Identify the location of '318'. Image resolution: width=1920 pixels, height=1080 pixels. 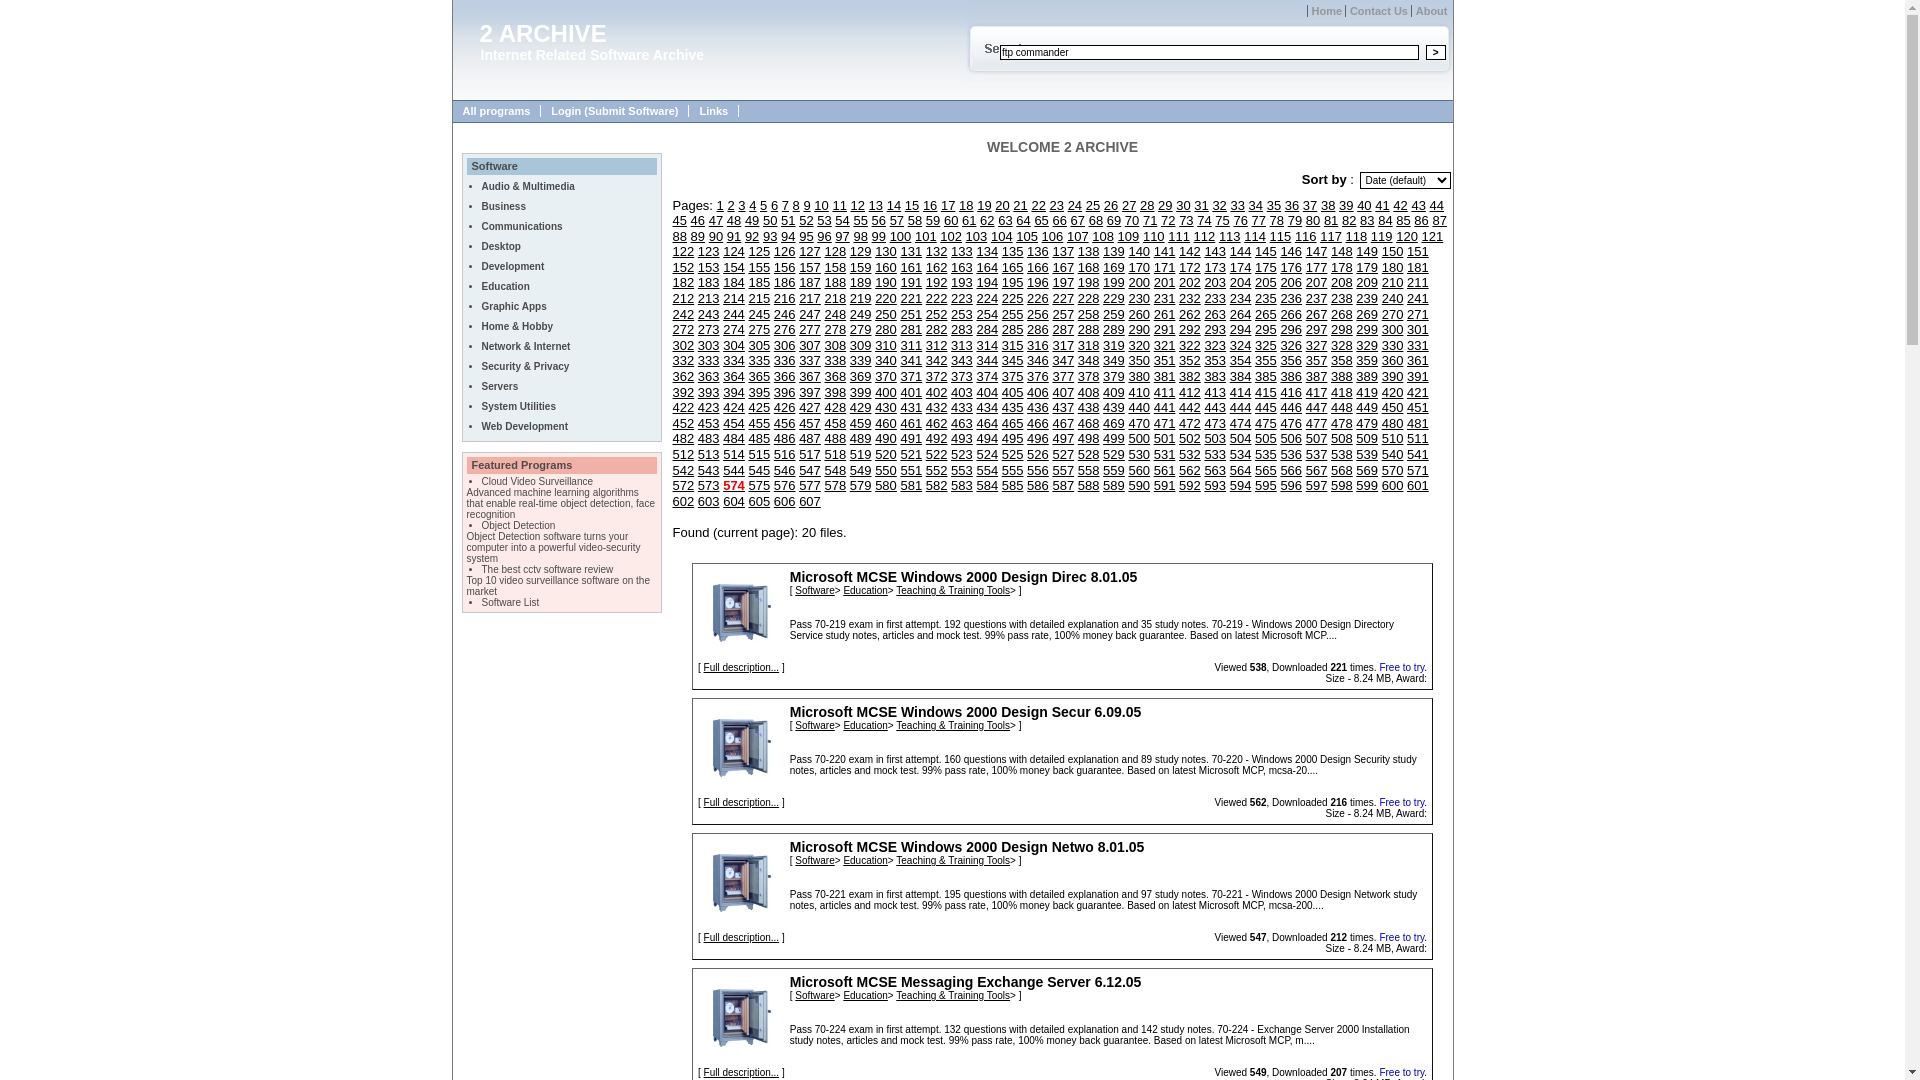
(1077, 344).